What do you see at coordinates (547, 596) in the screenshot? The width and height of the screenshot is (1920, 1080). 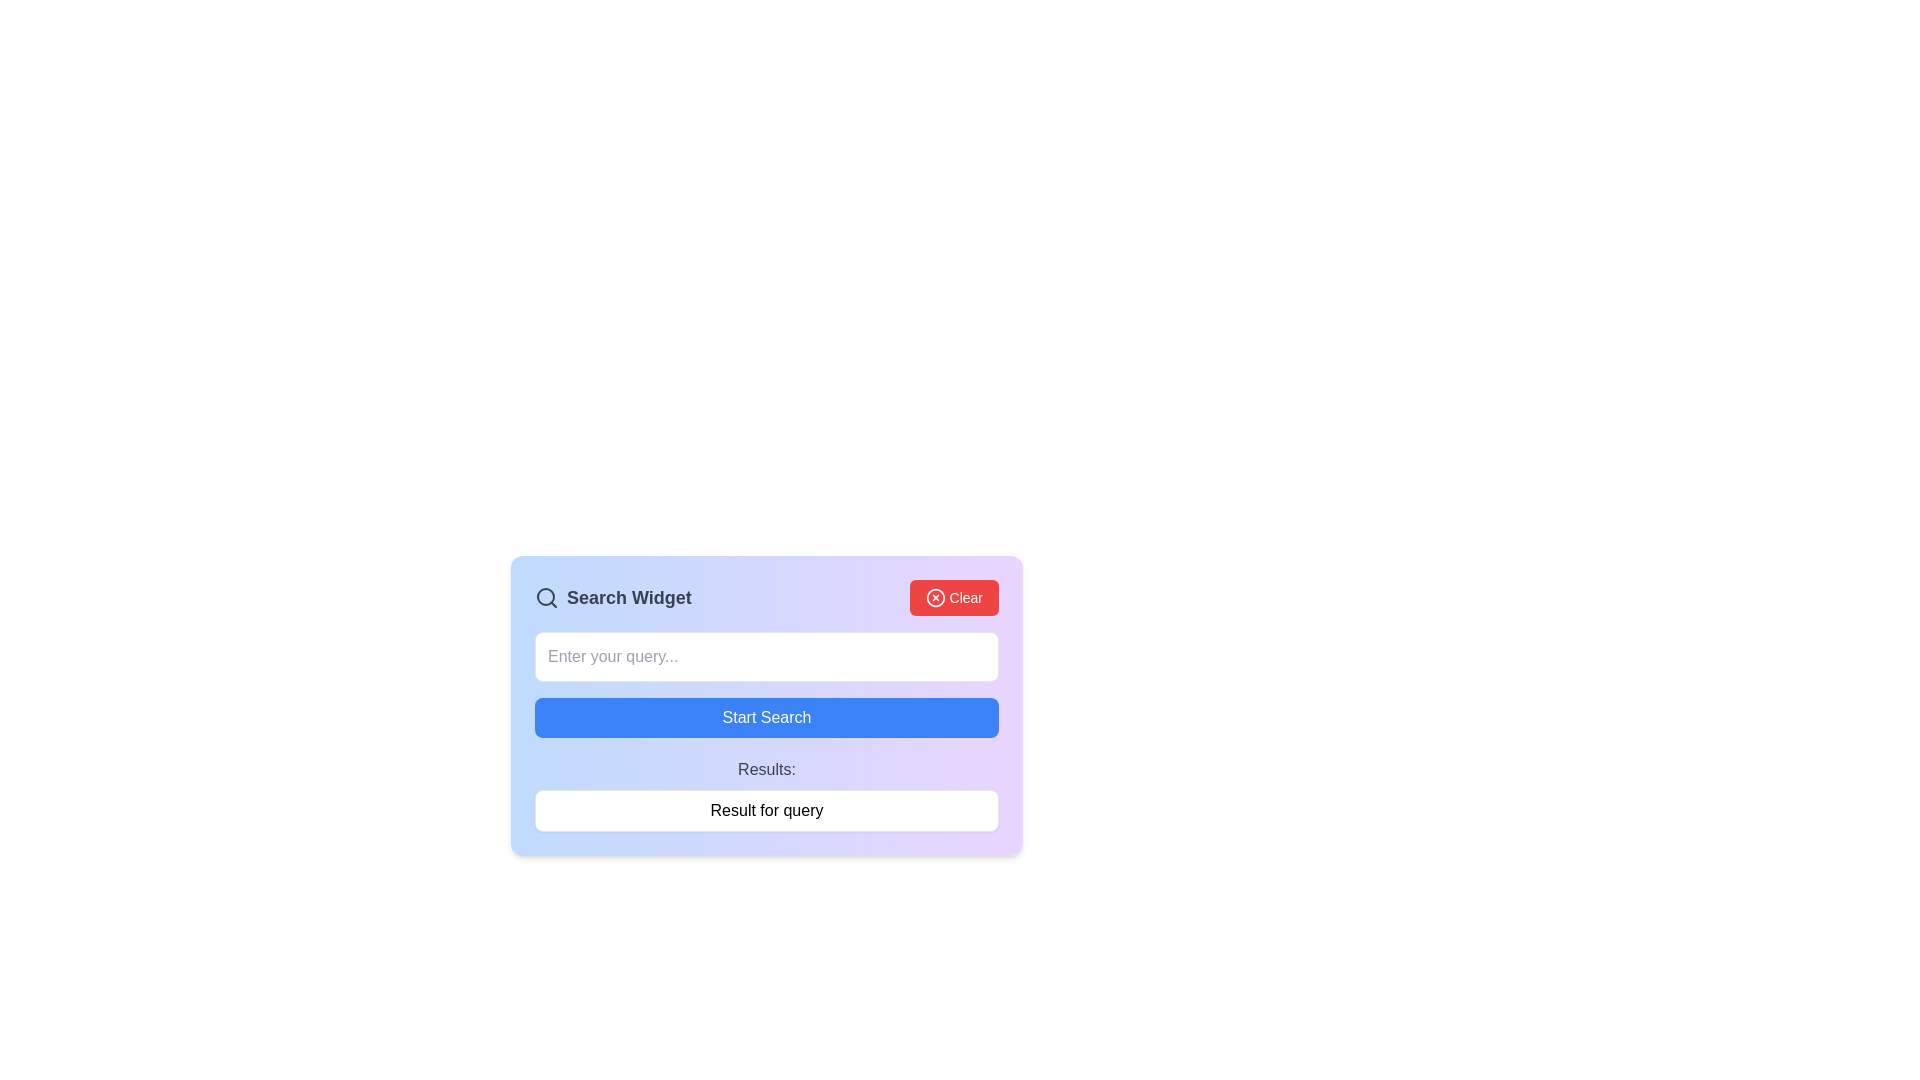 I see `the search icon located to the left of the 'Search Widget' text in the title bar of the search widget interface` at bounding box center [547, 596].